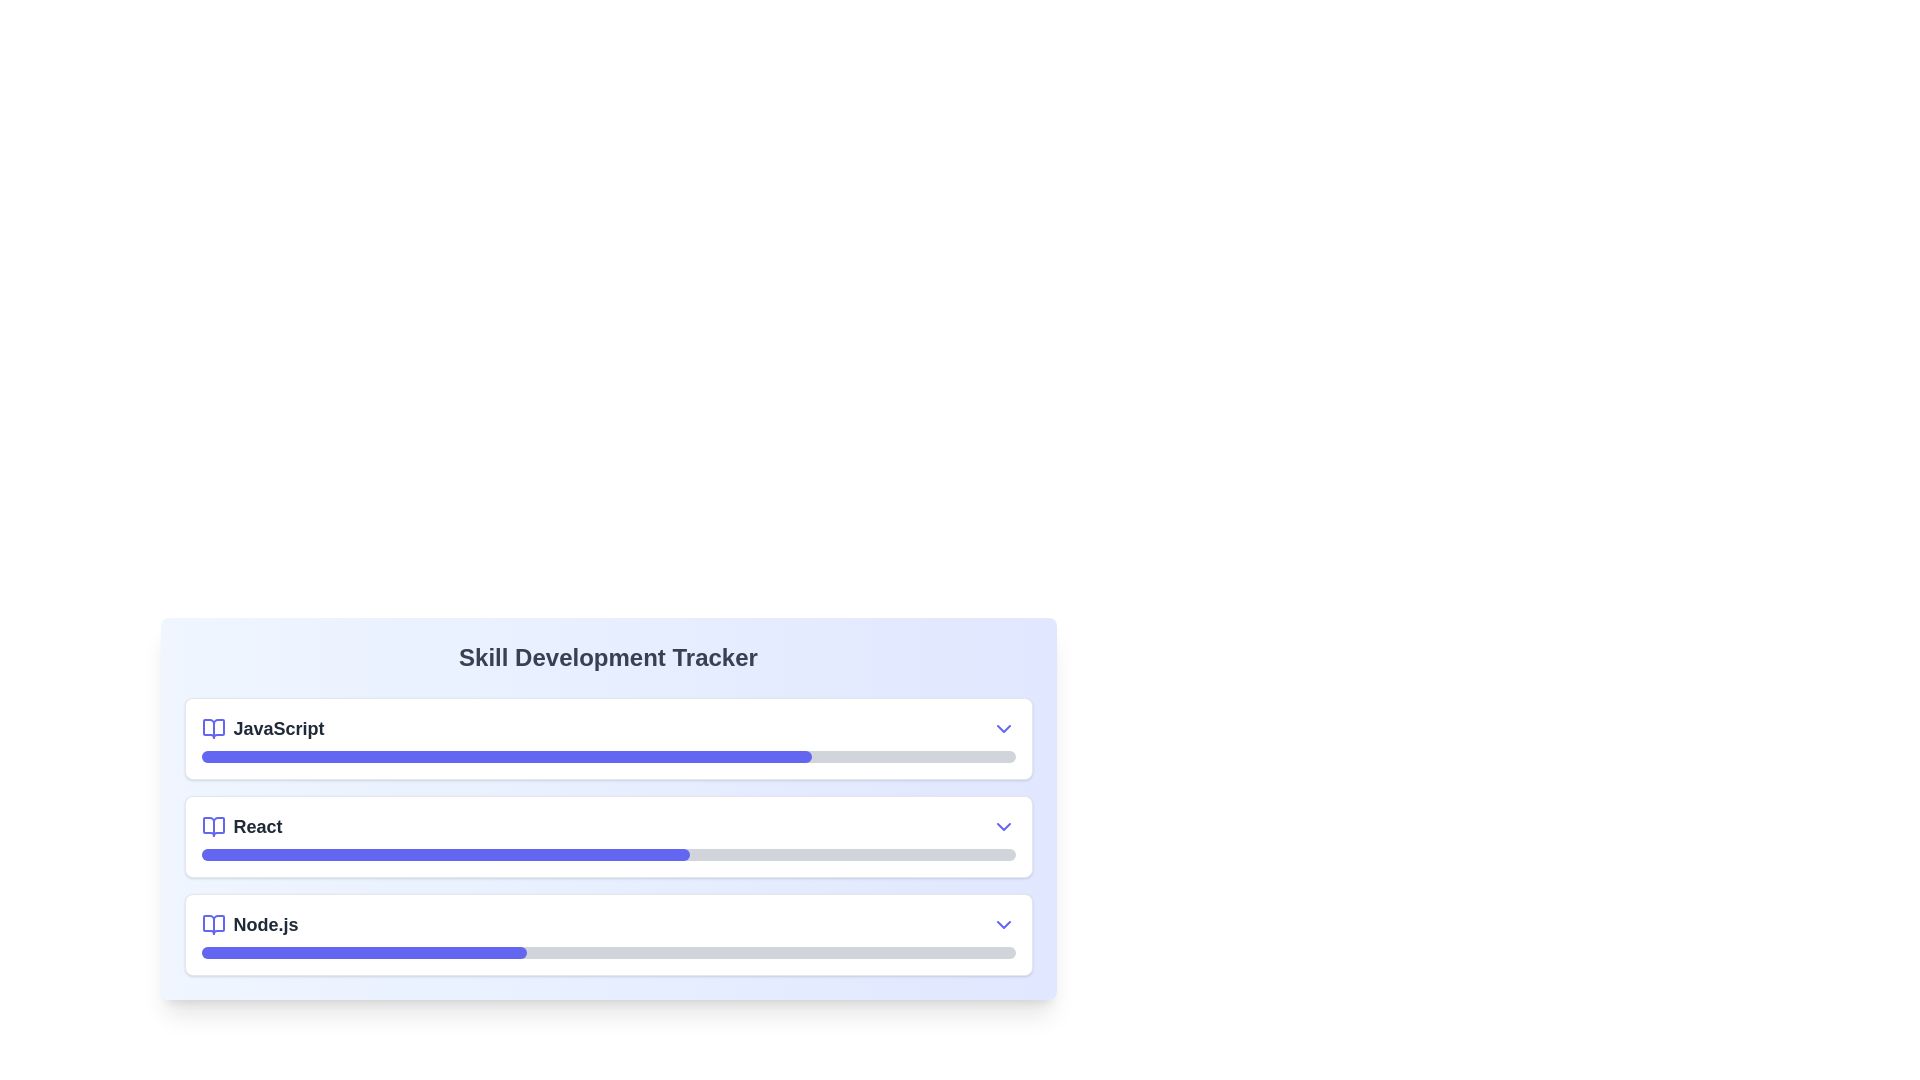 Image resolution: width=1920 pixels, height=1080 pixels. What do you see at coordinates (607, 951) in the screenshot?
I see `the progress bar with rounded edges and an indigo section in the 'Node.js' section of the 'Skill Development Tracker', which is the third progress bar in the vertical stack` at bounding box center [607, 951].